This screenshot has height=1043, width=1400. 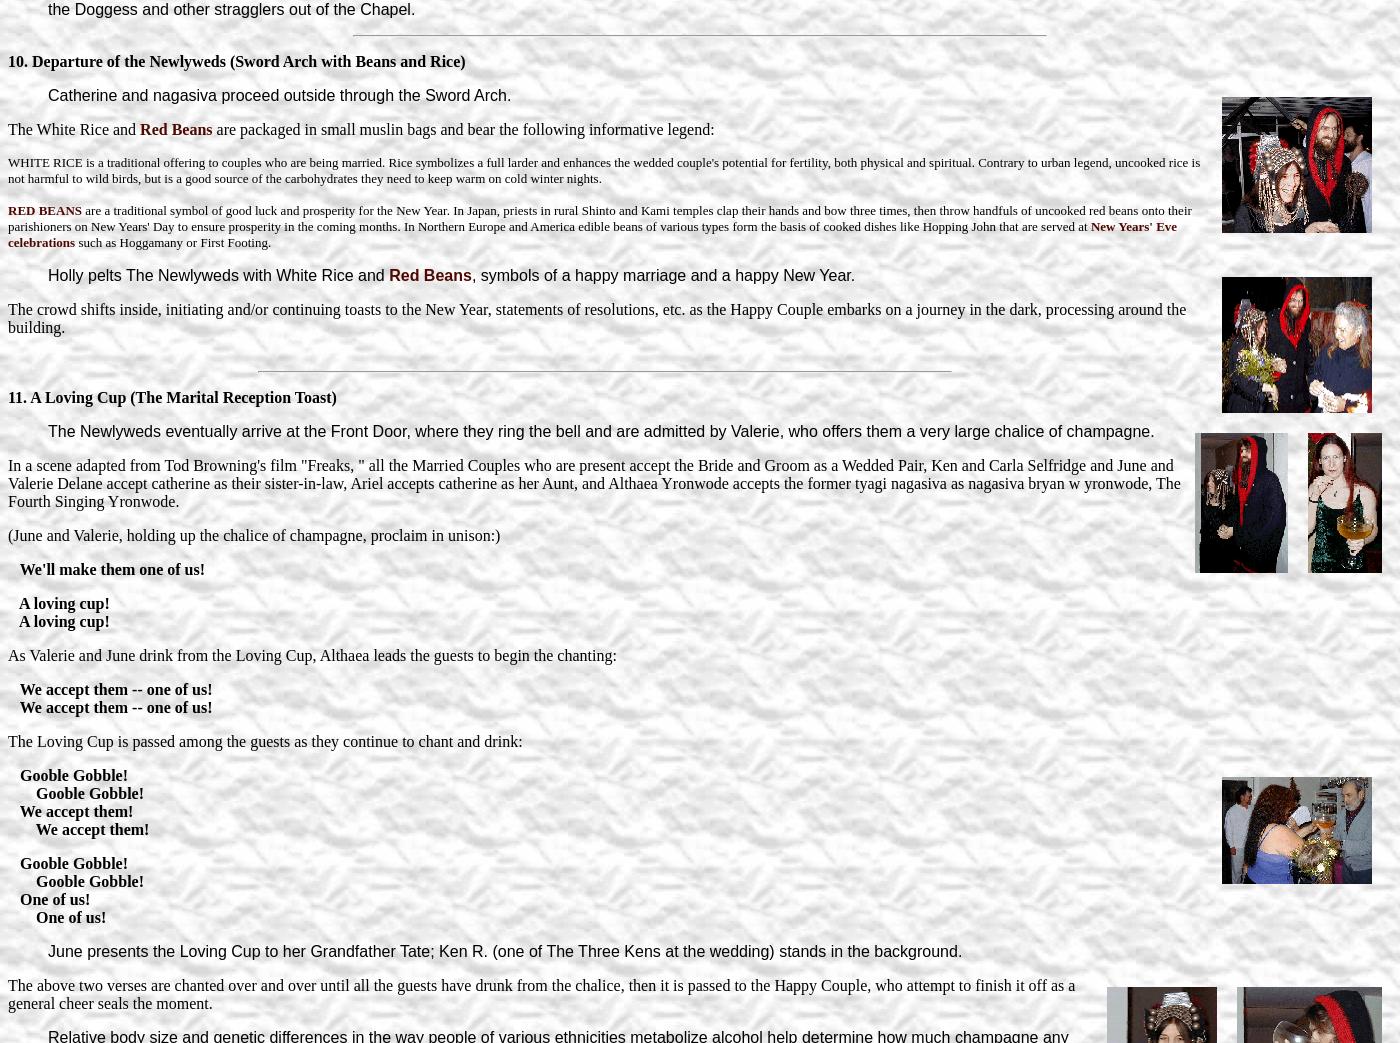 What do you see at coordinates (265, 740) in the screenshot?
I see `'The Loving Cup is passed among the guests as they continue to chant and drink:'` at bounding box center [265, 740].